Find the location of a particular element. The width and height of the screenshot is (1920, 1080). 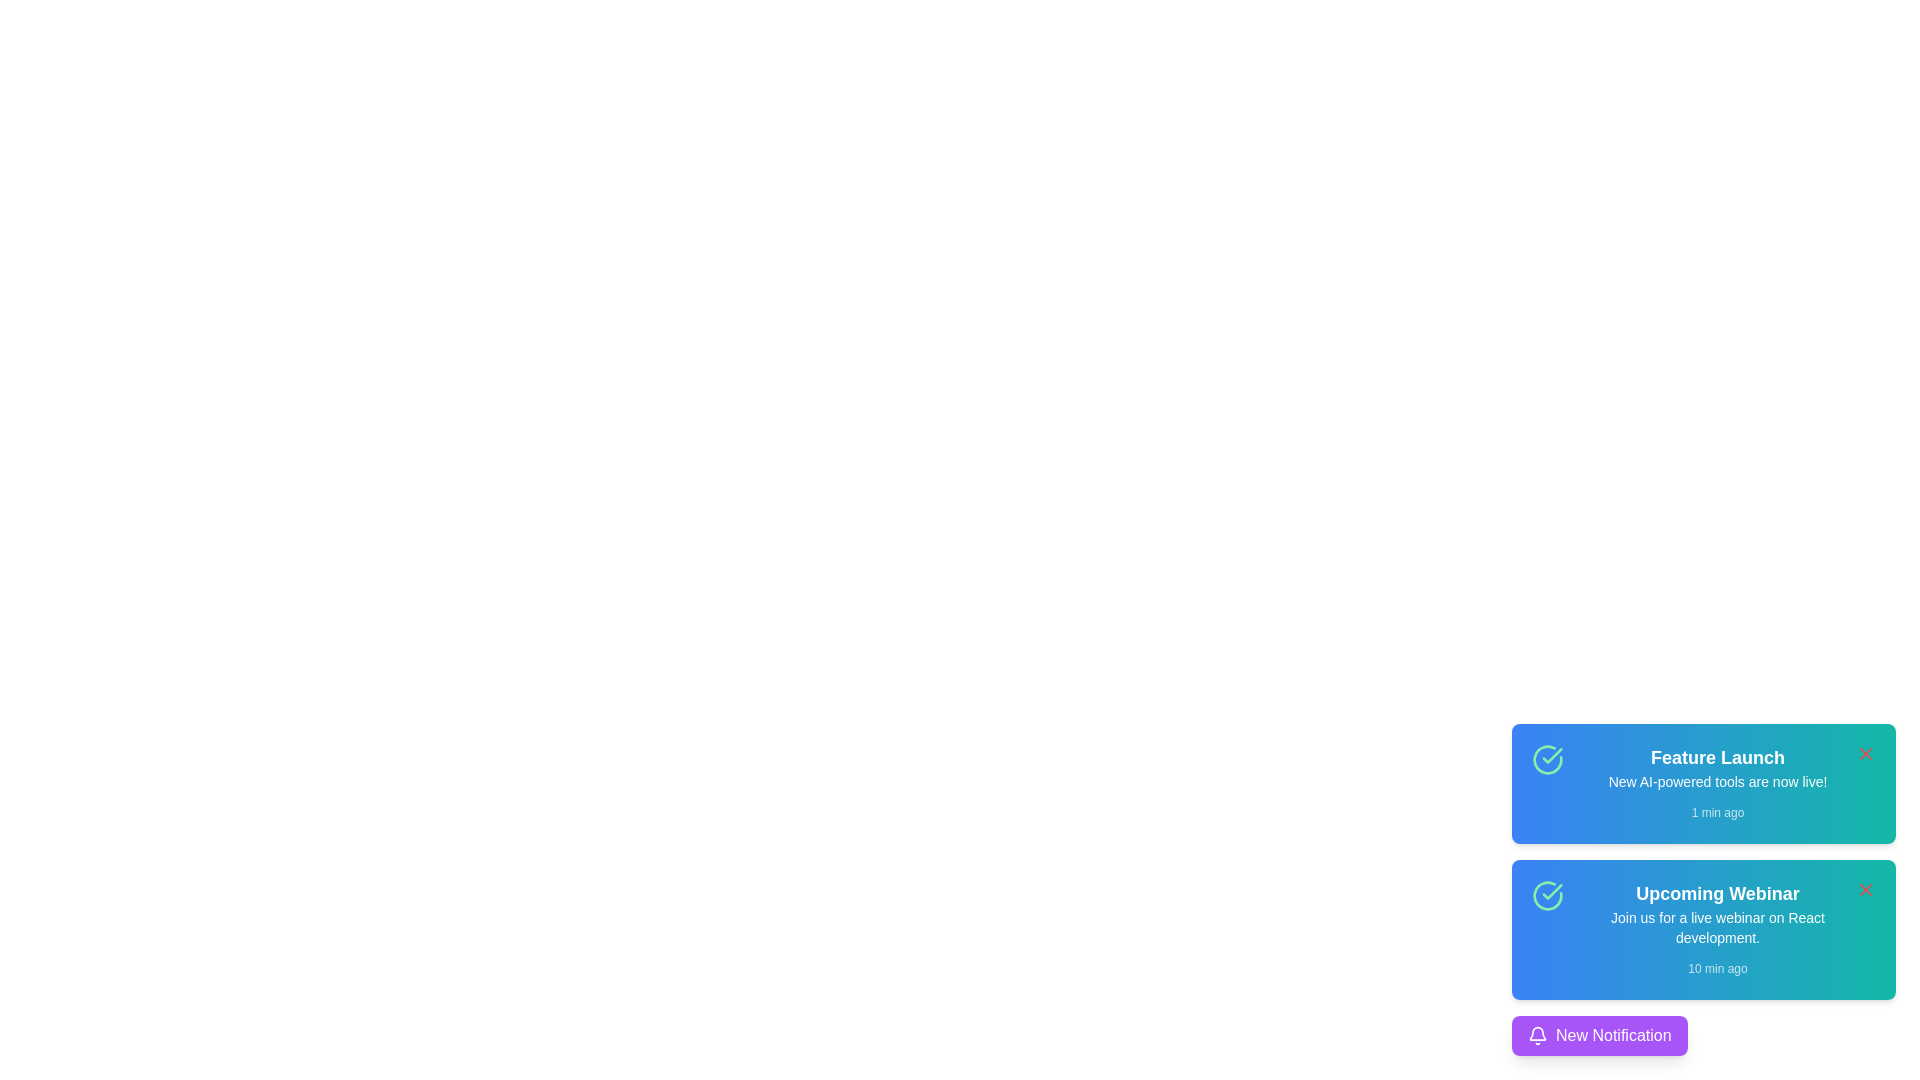

dismiss button for the notification titled 'Feature Launch' is located at coordinates (1865, 753).